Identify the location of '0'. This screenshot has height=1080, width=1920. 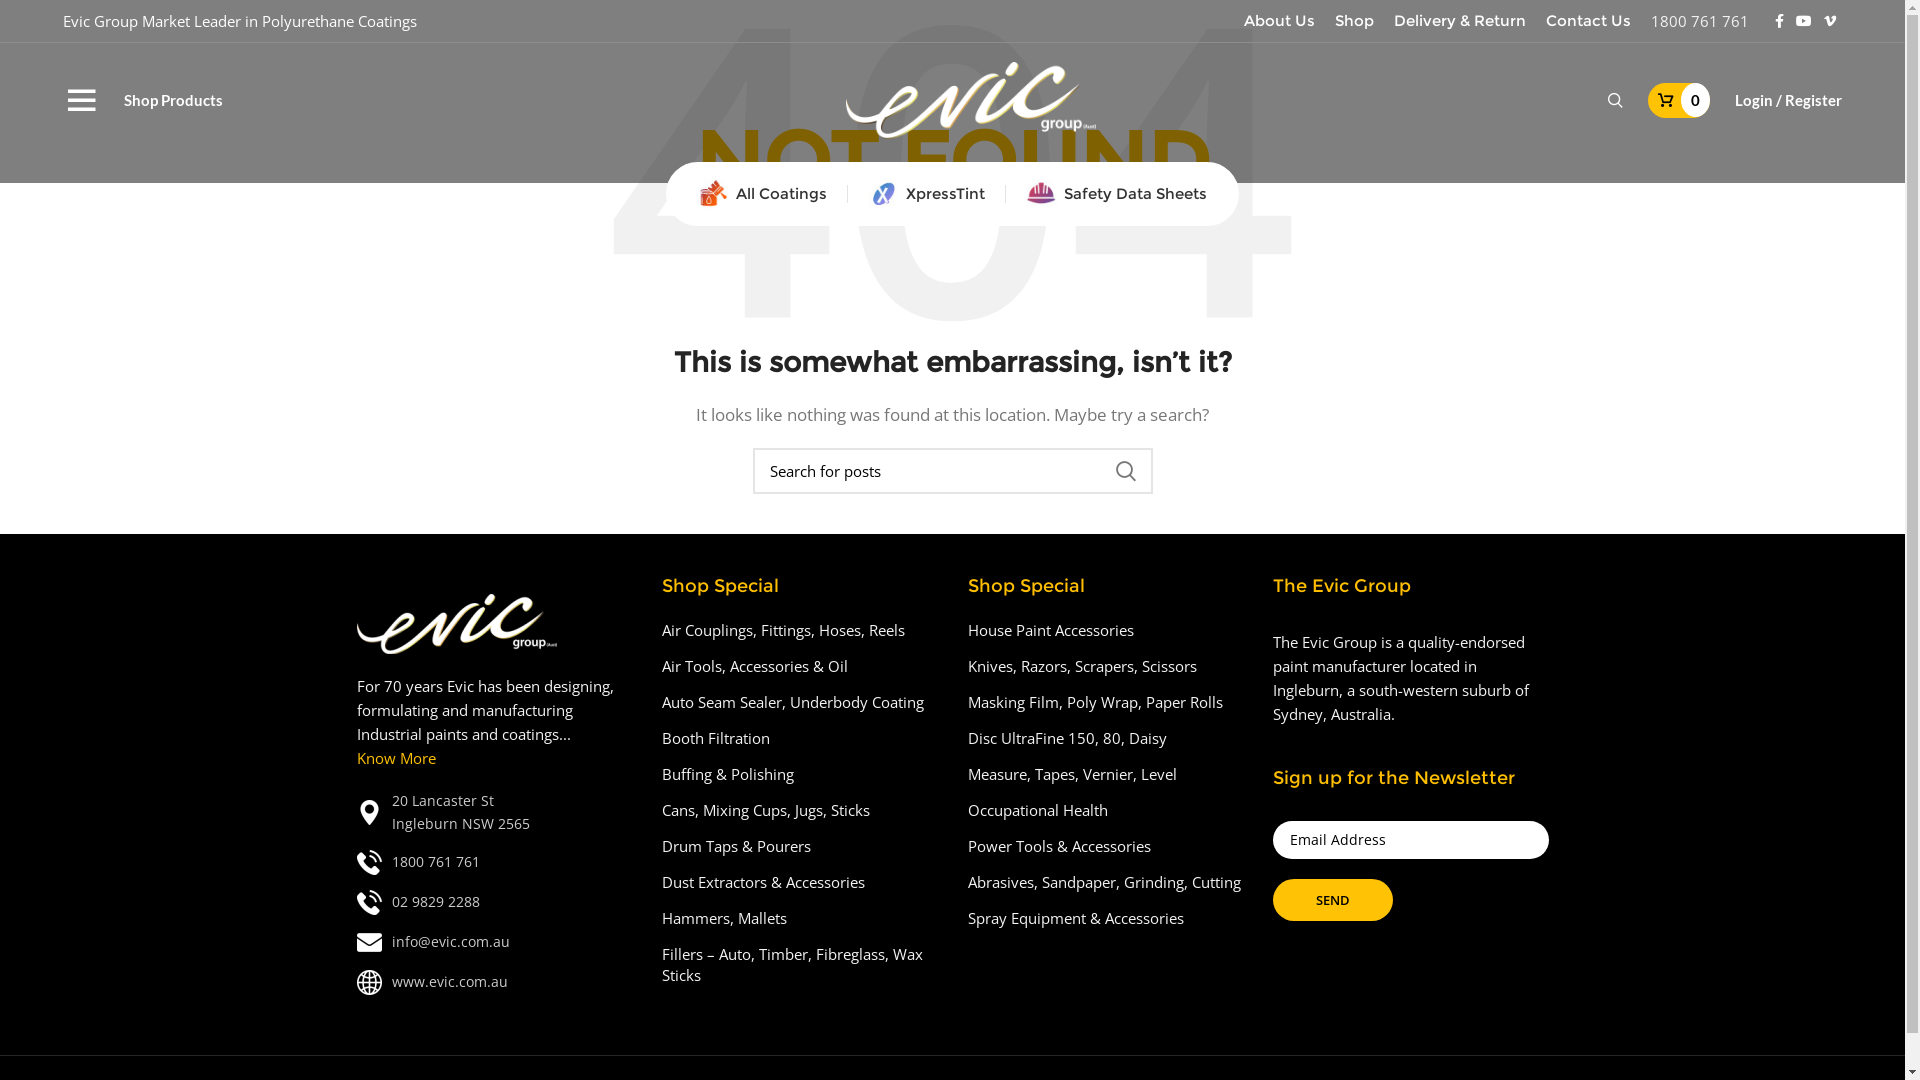
(1679, 100).